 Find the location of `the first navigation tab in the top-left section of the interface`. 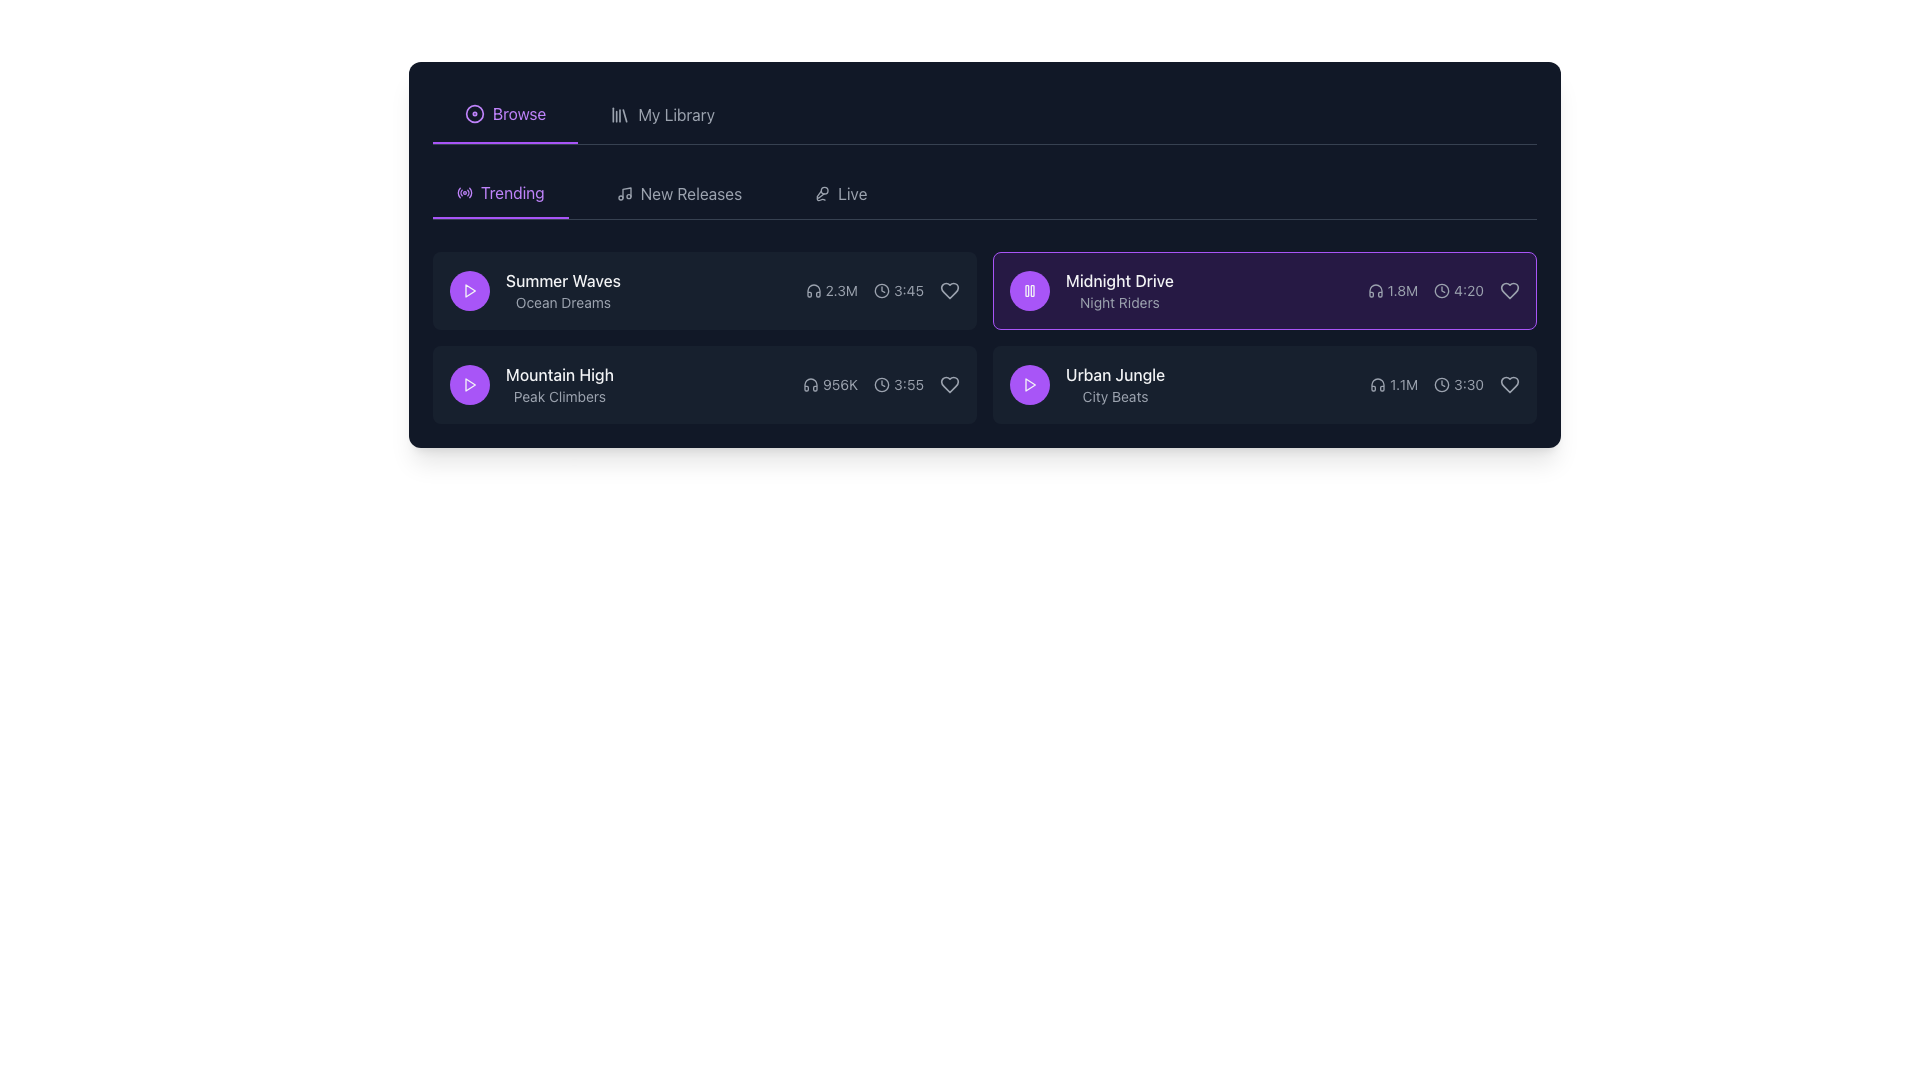

the first navigation tab in the top-left section of the interface is located at coordinates (505, 115).